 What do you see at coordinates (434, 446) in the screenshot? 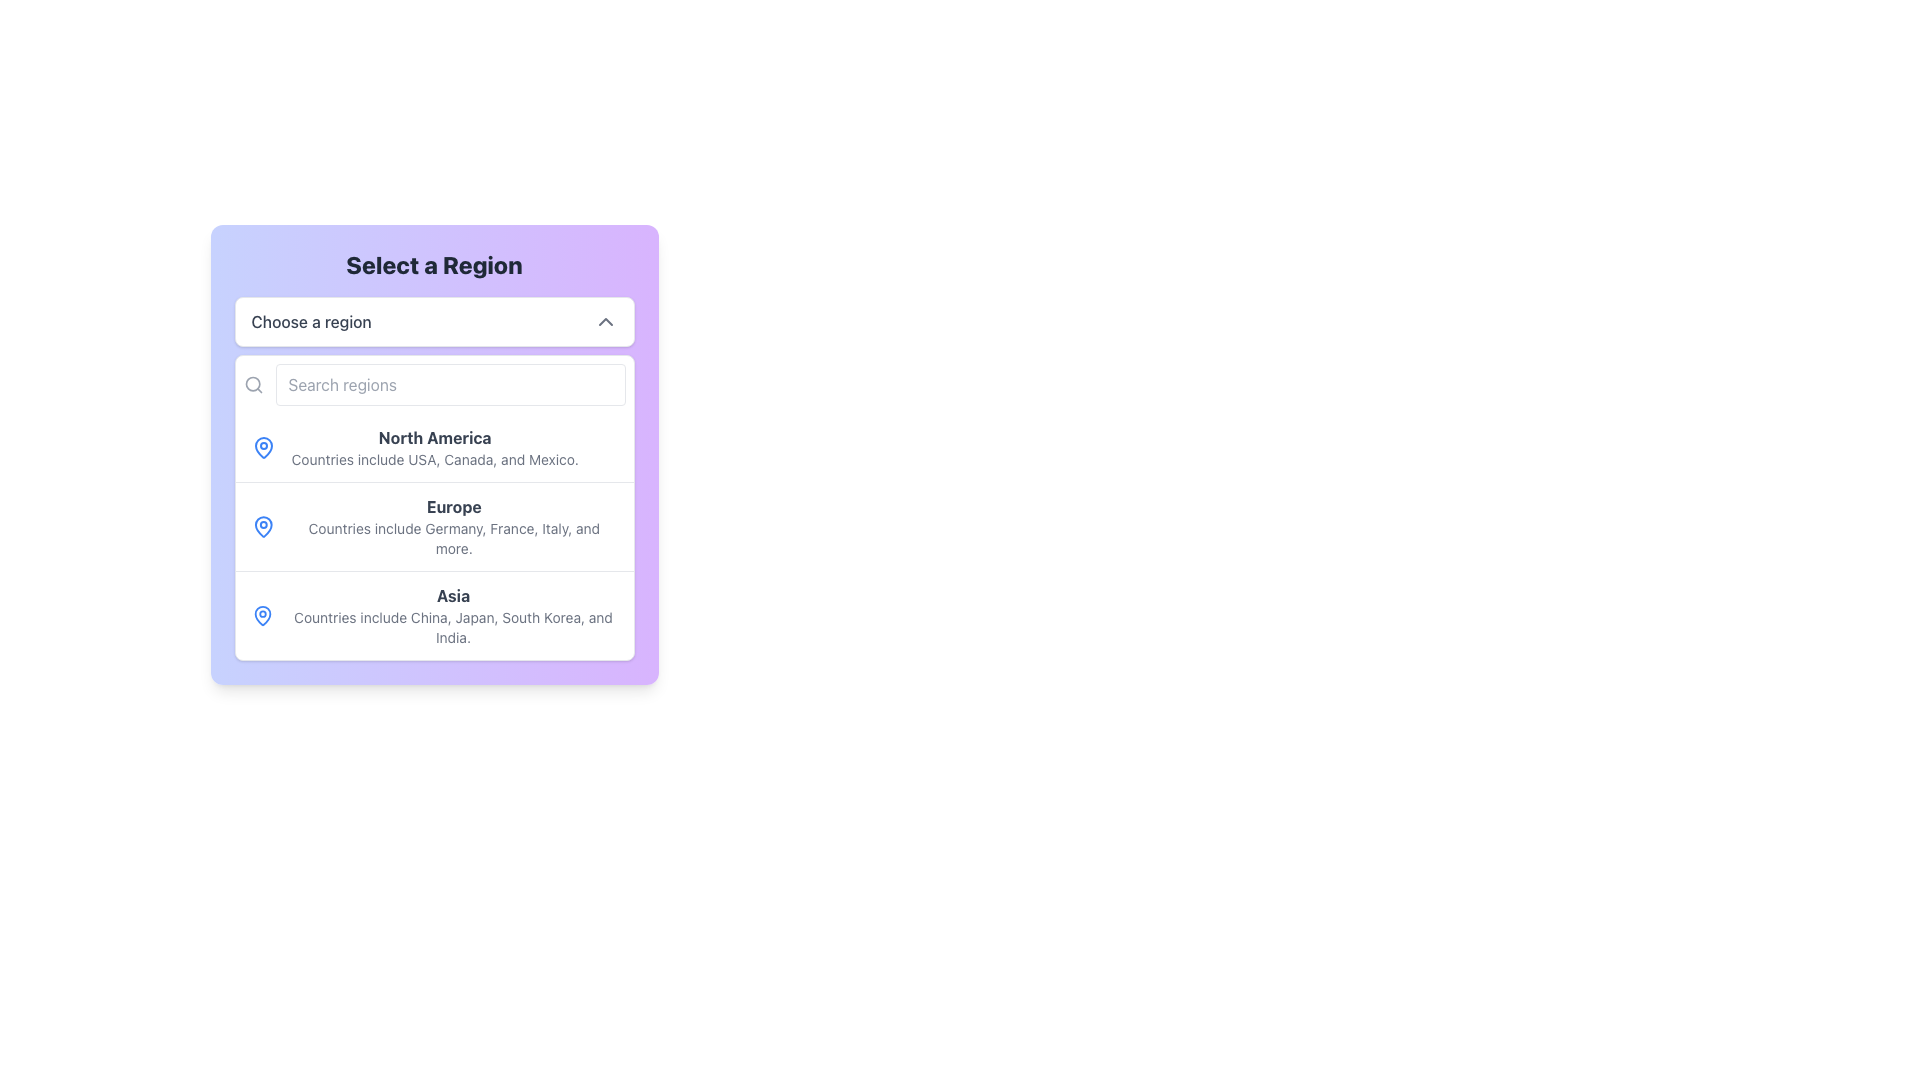
I see `the list item labeled 'North America'` at bounding box center [434, 446].